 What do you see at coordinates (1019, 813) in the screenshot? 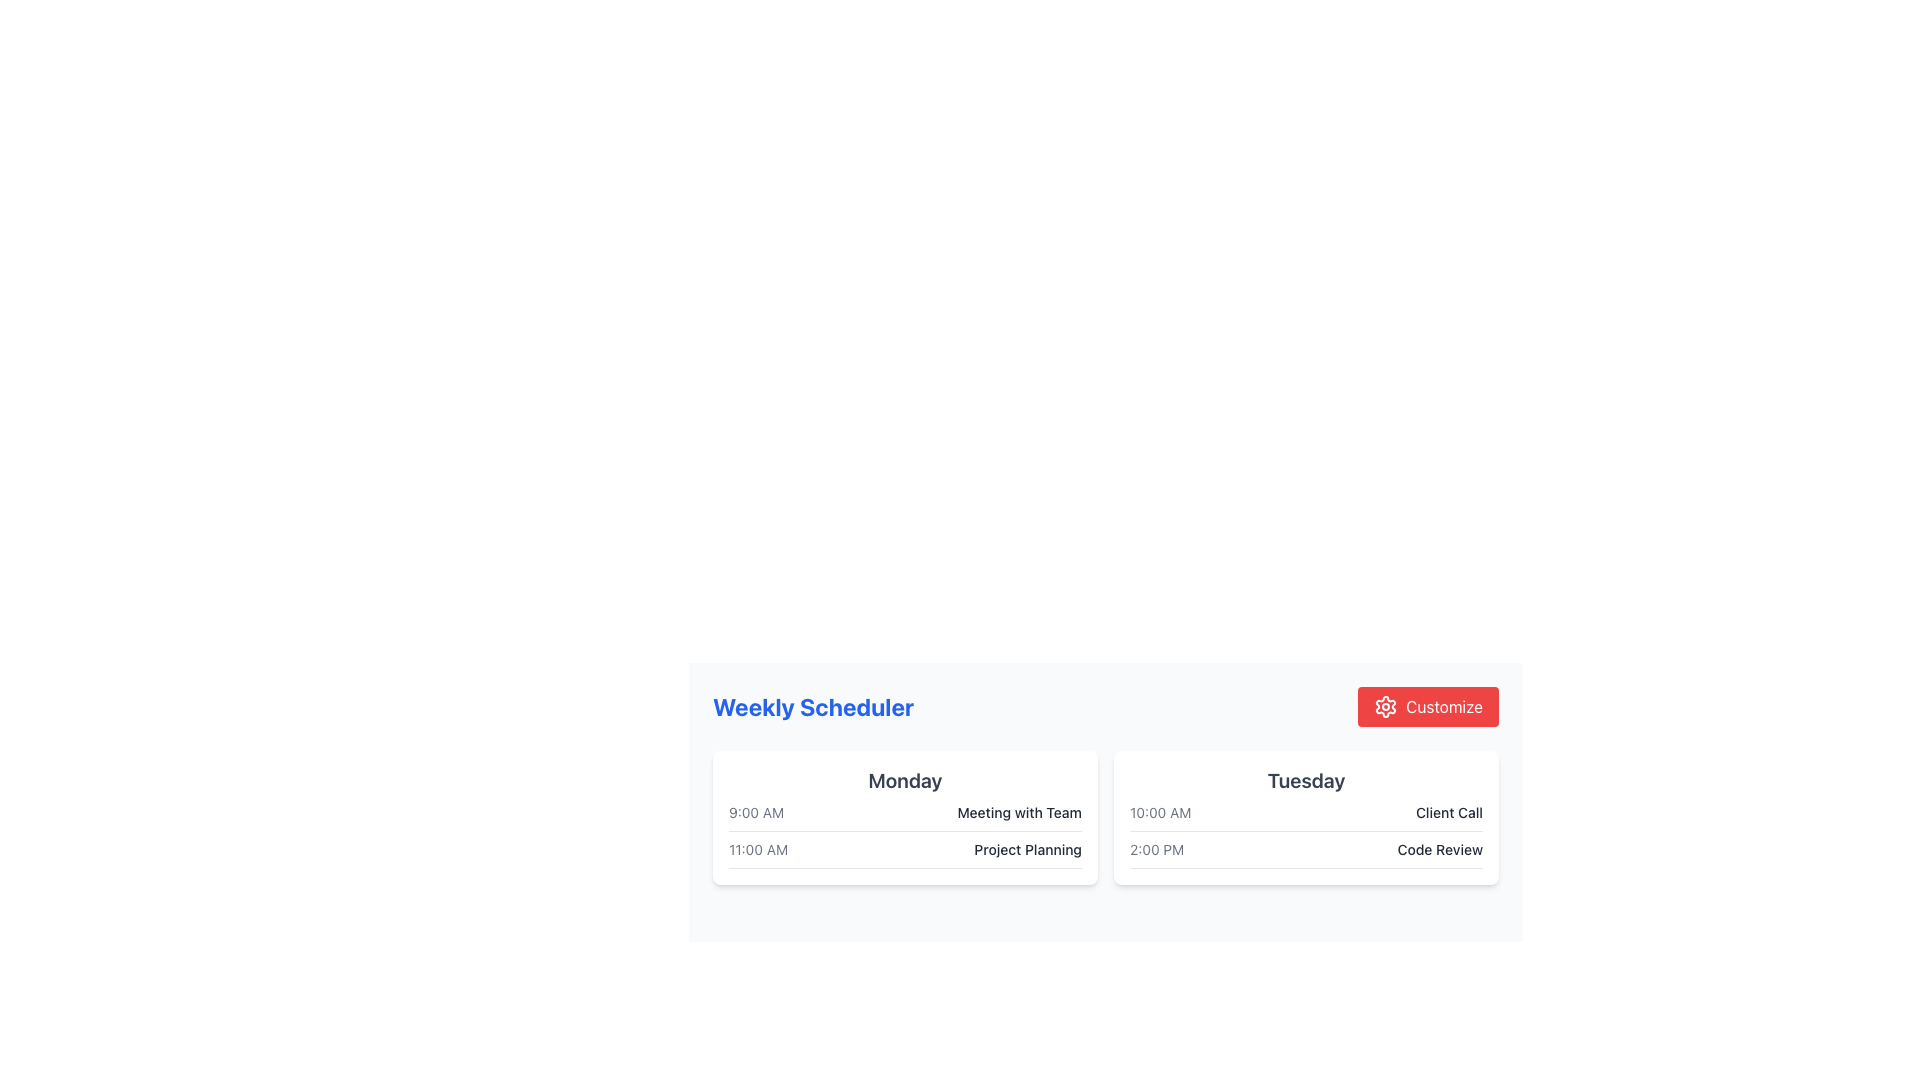
I see `the text label displaying the title of a scheduled event located next to the time label '9:00 AM' in the 'Monday' column of the weekly schedule table` at bounding box center [1019, 813].